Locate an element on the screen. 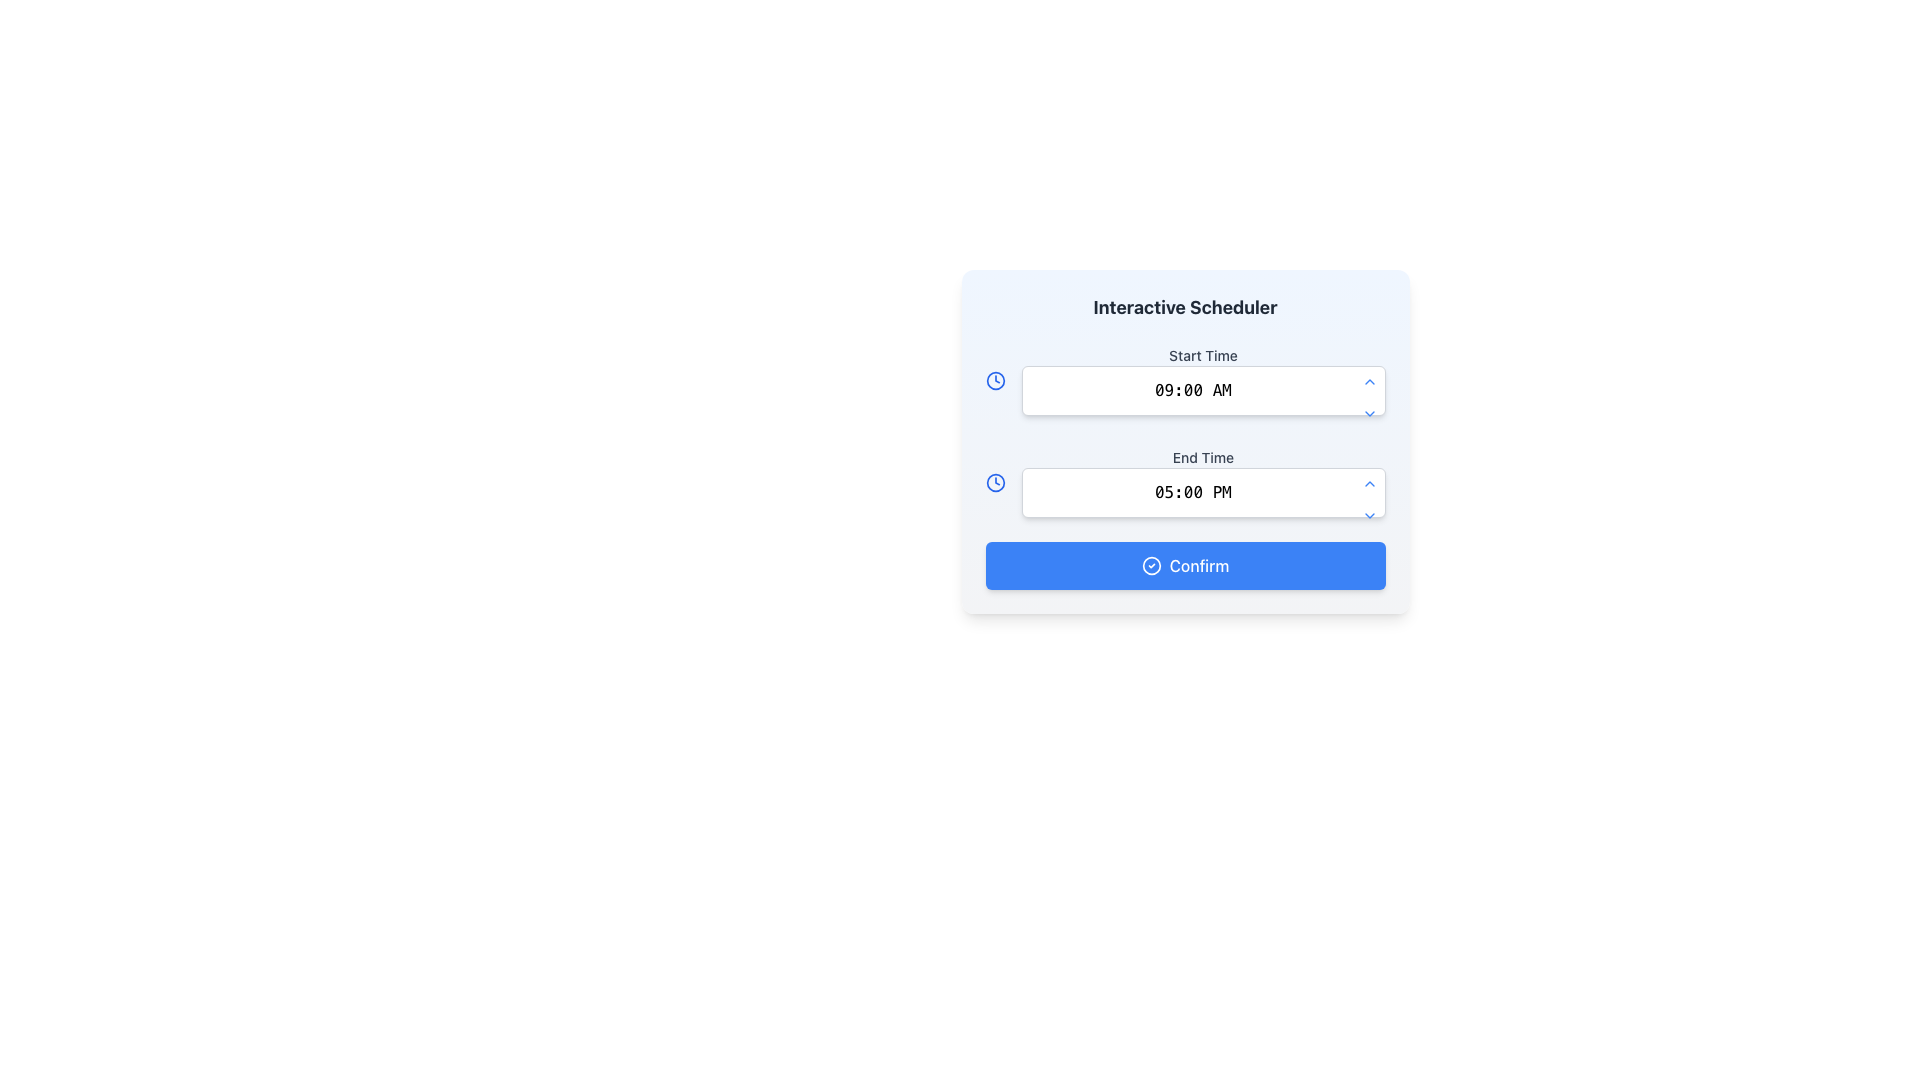 The width and height of the screenshot is (1920, 1080). the Chevron Icon located to the right of the 'Start Time' input field to indicate its functionality for adjusting the time value is located at coordinates (1368, 381).